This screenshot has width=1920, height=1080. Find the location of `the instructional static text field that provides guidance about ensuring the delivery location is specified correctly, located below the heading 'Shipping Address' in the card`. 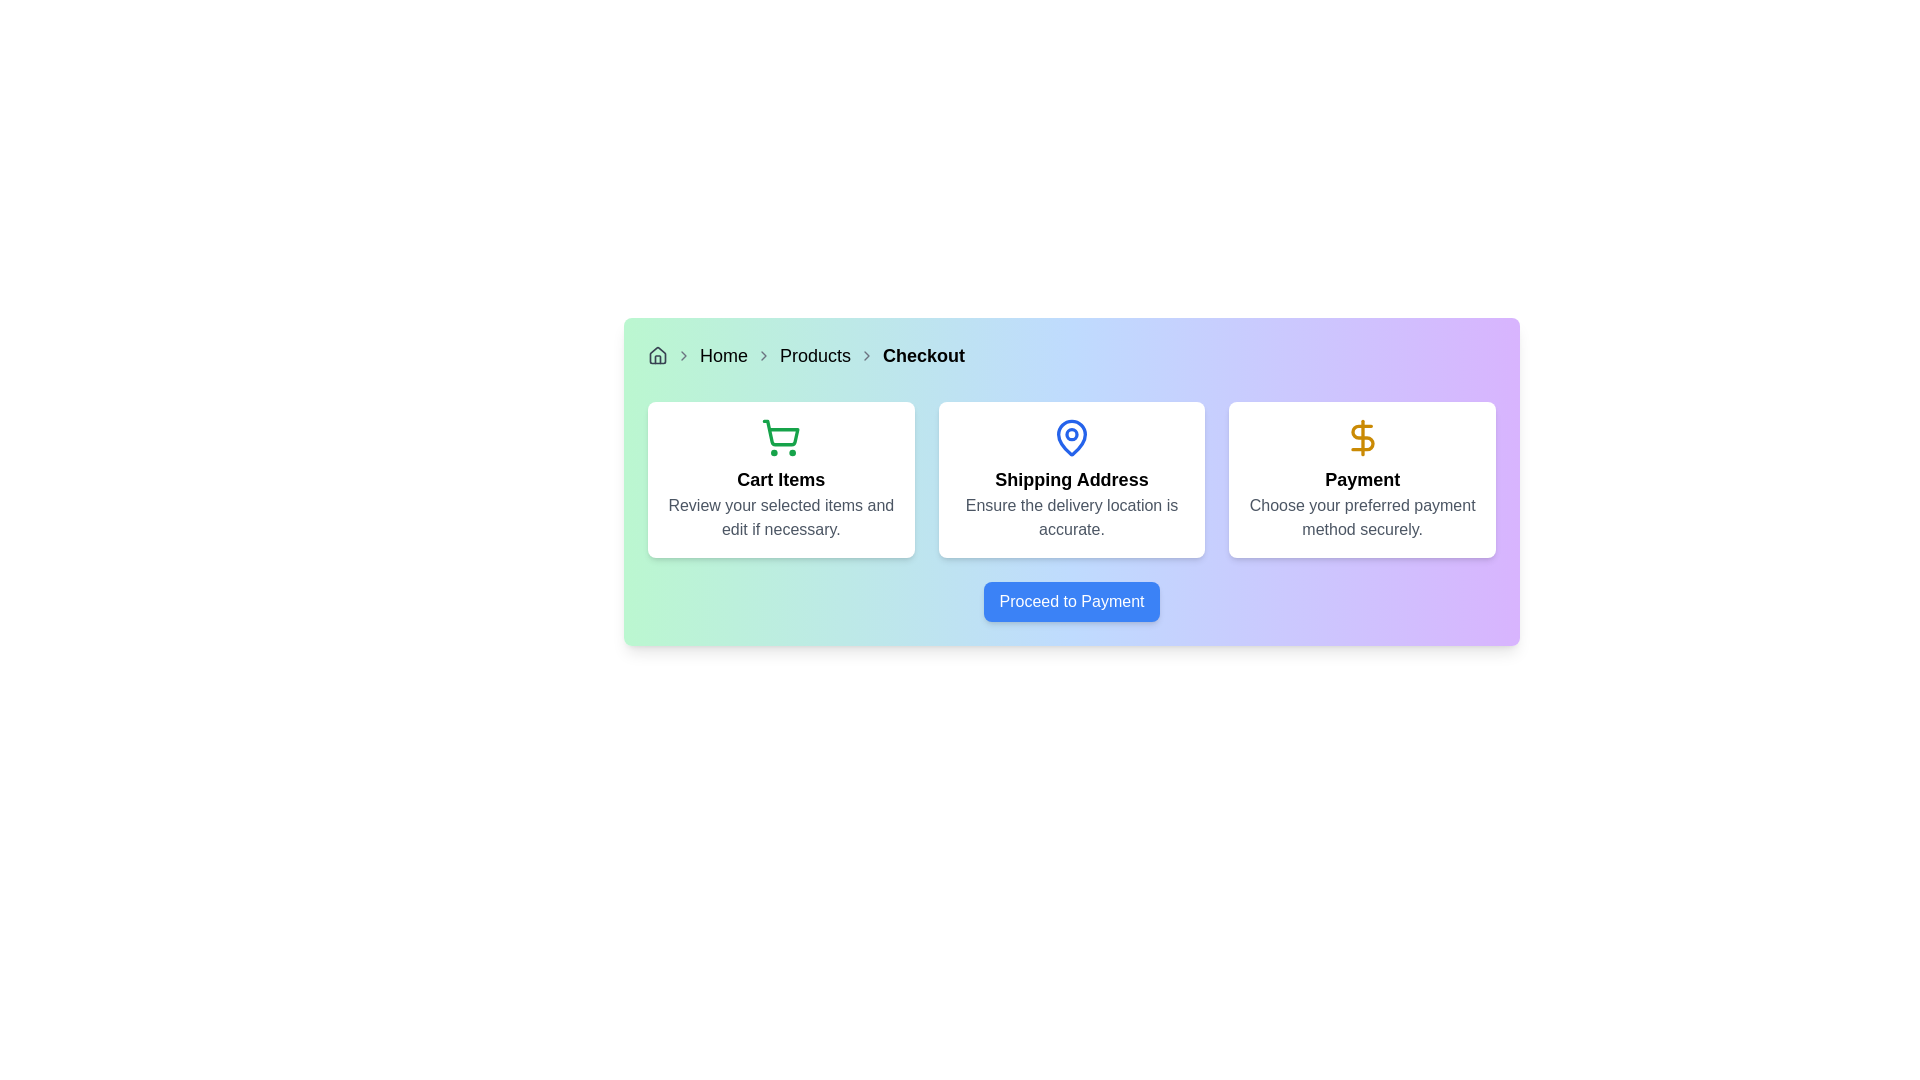

the instructional static text field that provides guidance about ensuring the delivery location is specified correctly, located below the heading 'Shipping Address' in the card is located at coordinates (1070, 516).